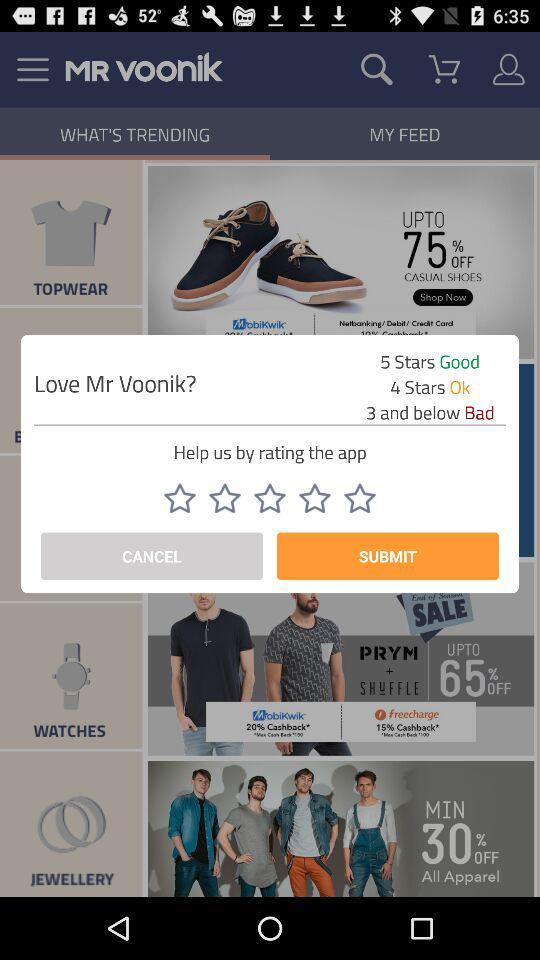 Image resolution: width=540 pixels, height=960 pixels. I want to click on give a one star rating, so click(179, 497).